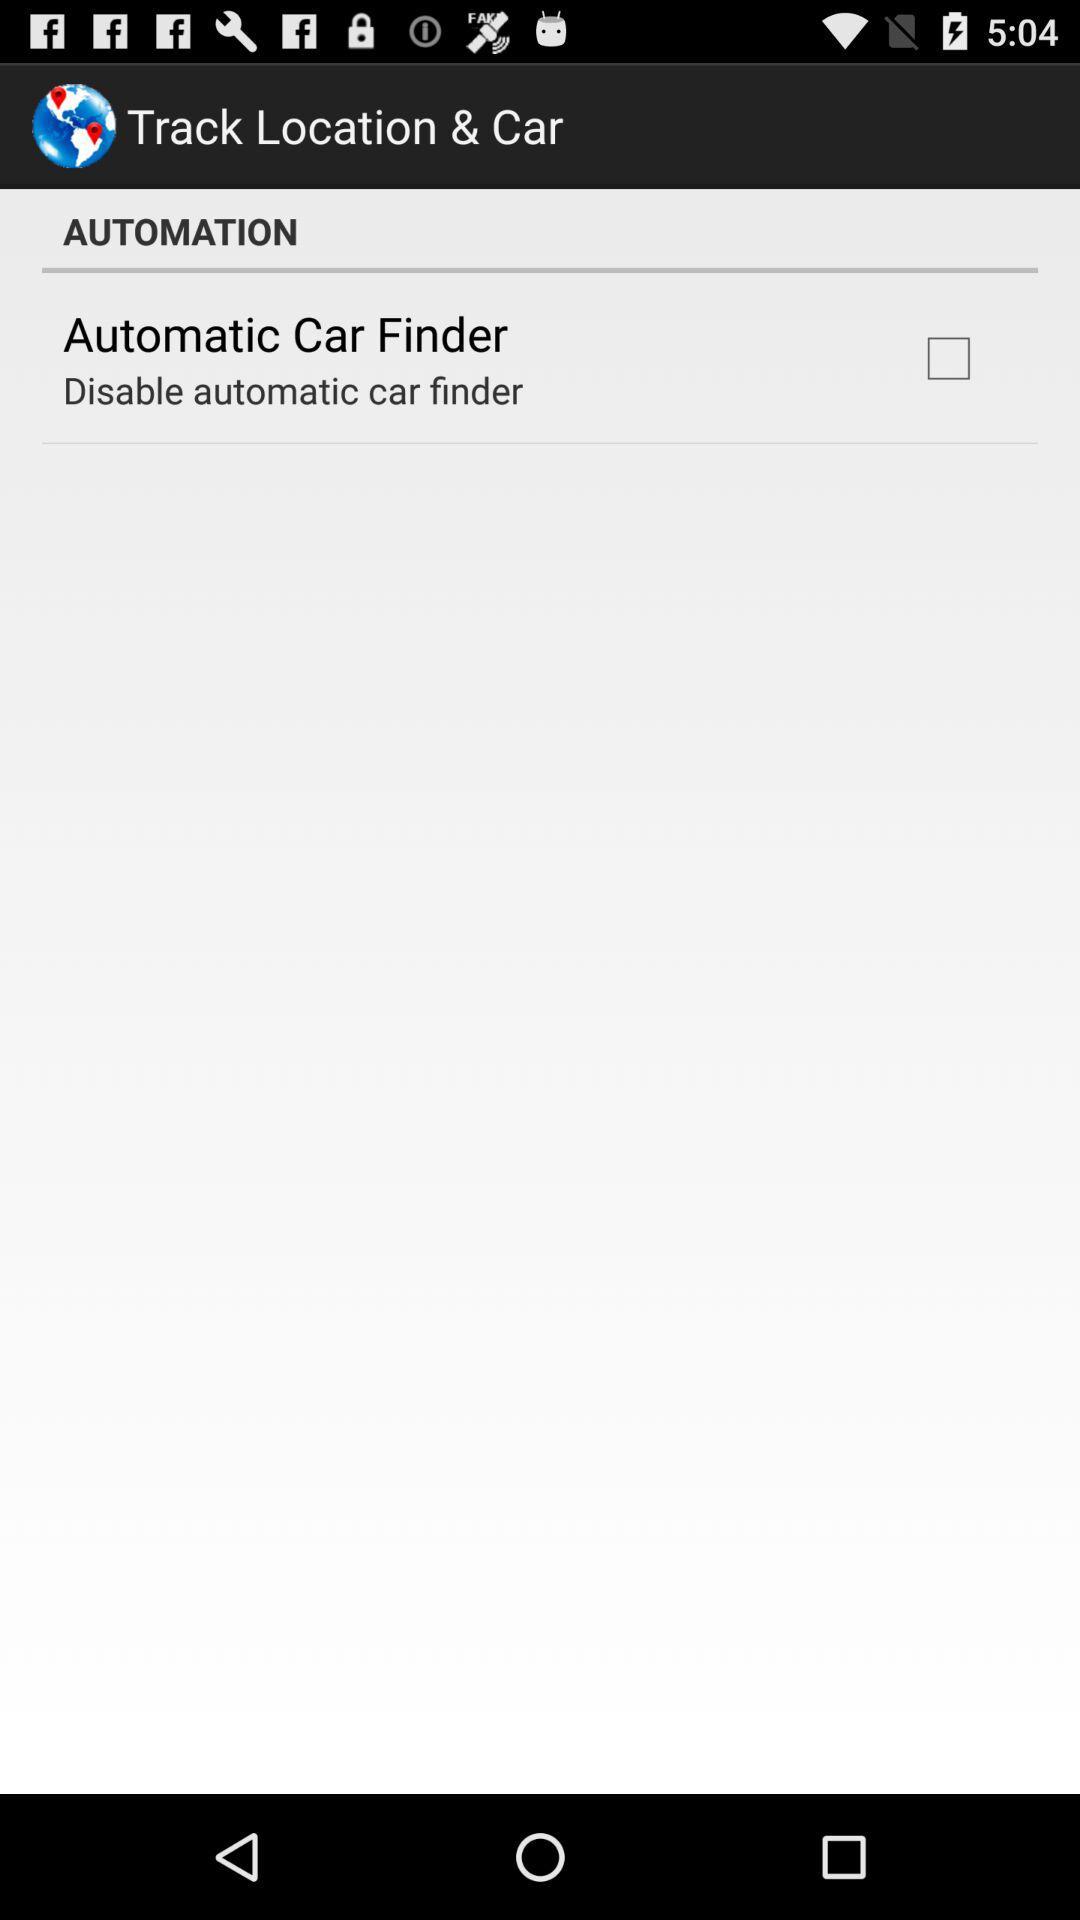 The height and width of the screenshot is (1920, 1080). I want to click on item at the top right corner, so click(947, 358).